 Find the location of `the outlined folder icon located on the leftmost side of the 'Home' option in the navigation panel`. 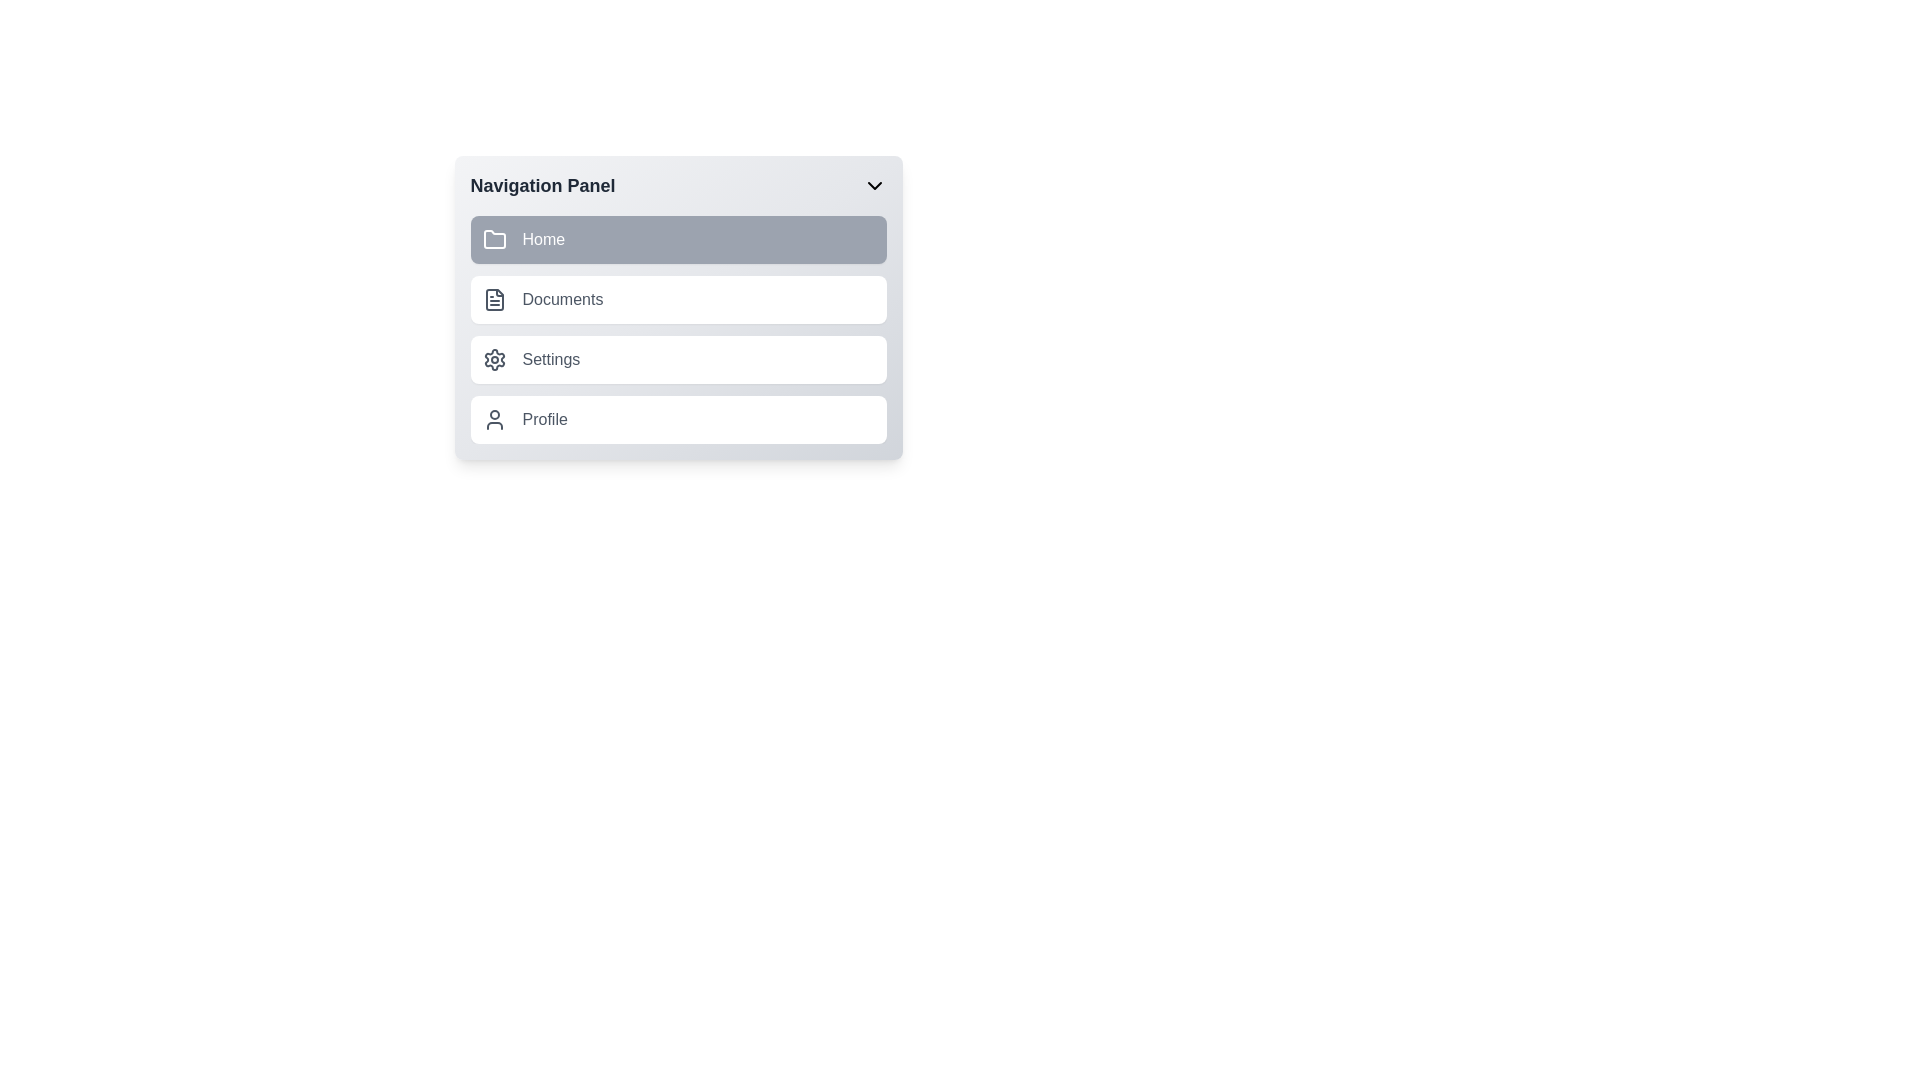

the outlined folder icon located on the leftmost side of the 'Home' option in the navigation panel is located at coordinates (494, 238).